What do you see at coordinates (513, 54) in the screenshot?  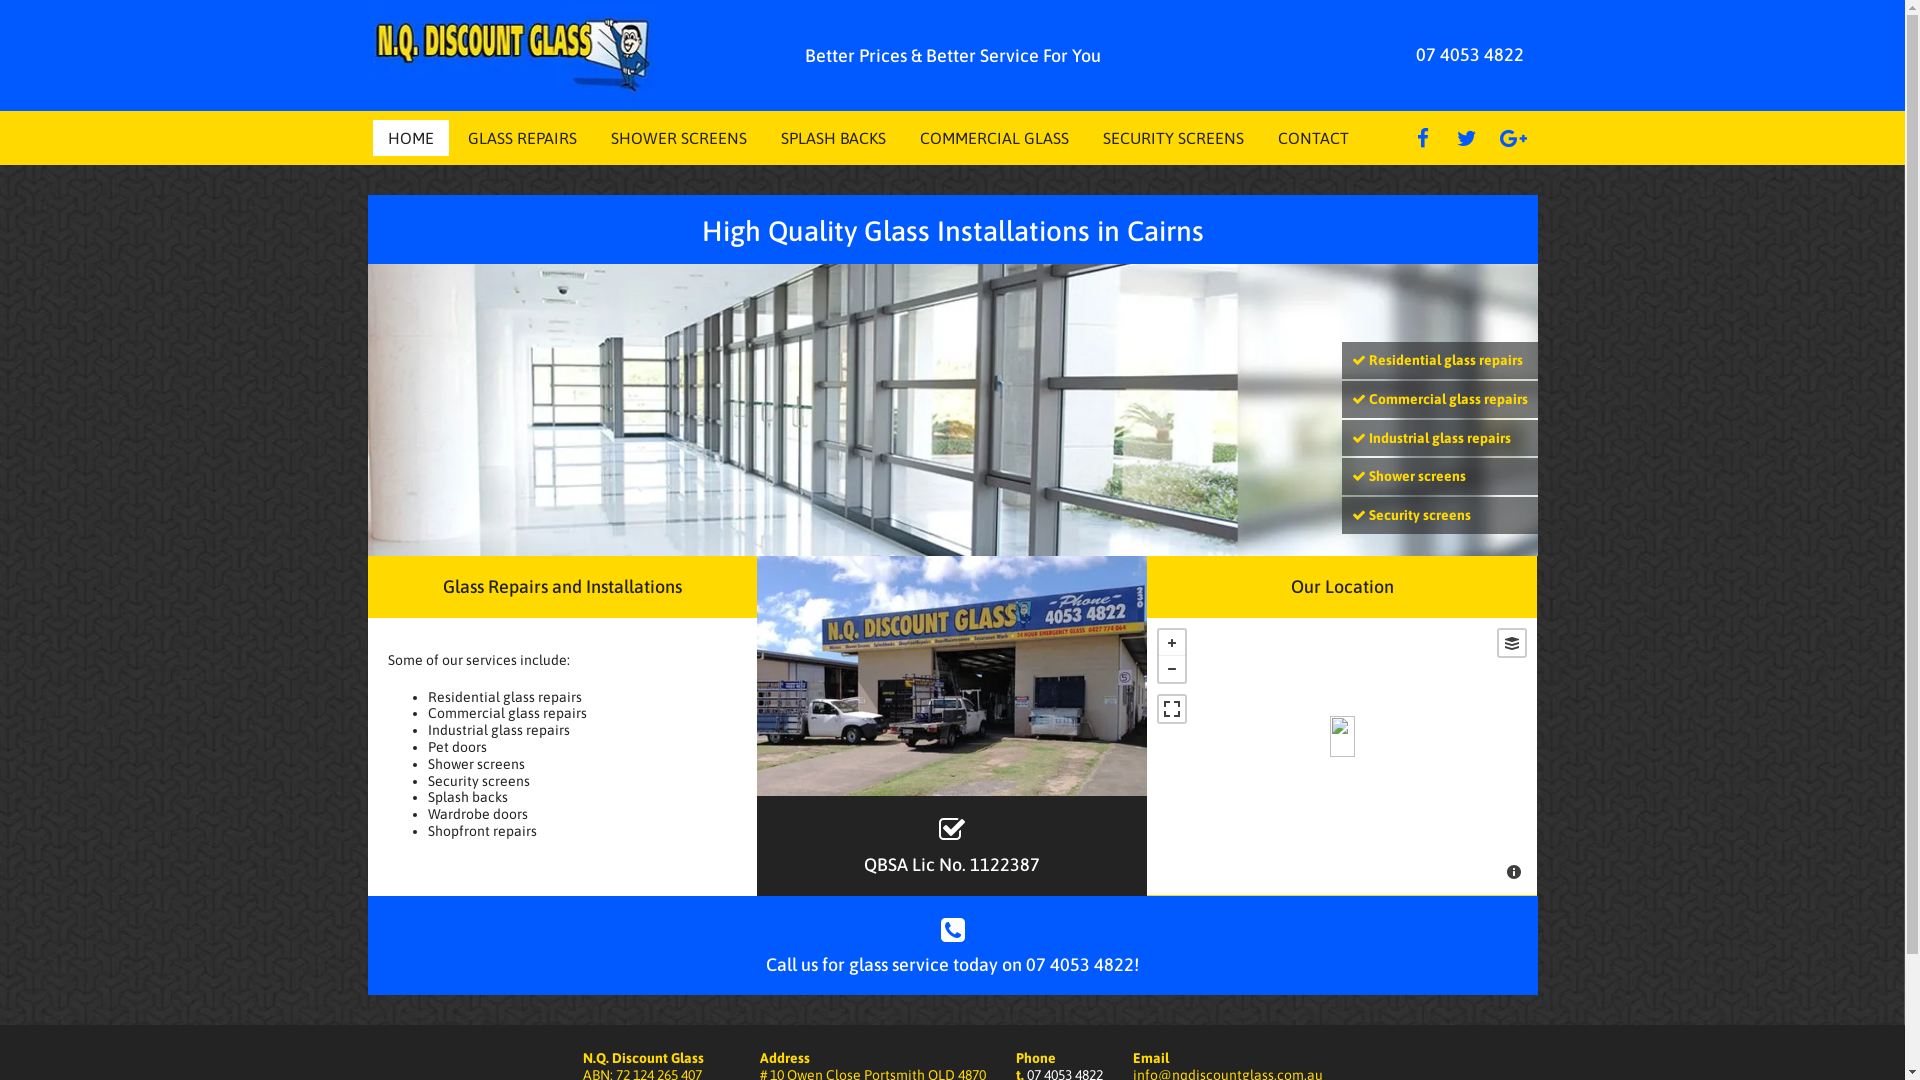 I see `'nq discount logo'` at bounding box center [513, 54].